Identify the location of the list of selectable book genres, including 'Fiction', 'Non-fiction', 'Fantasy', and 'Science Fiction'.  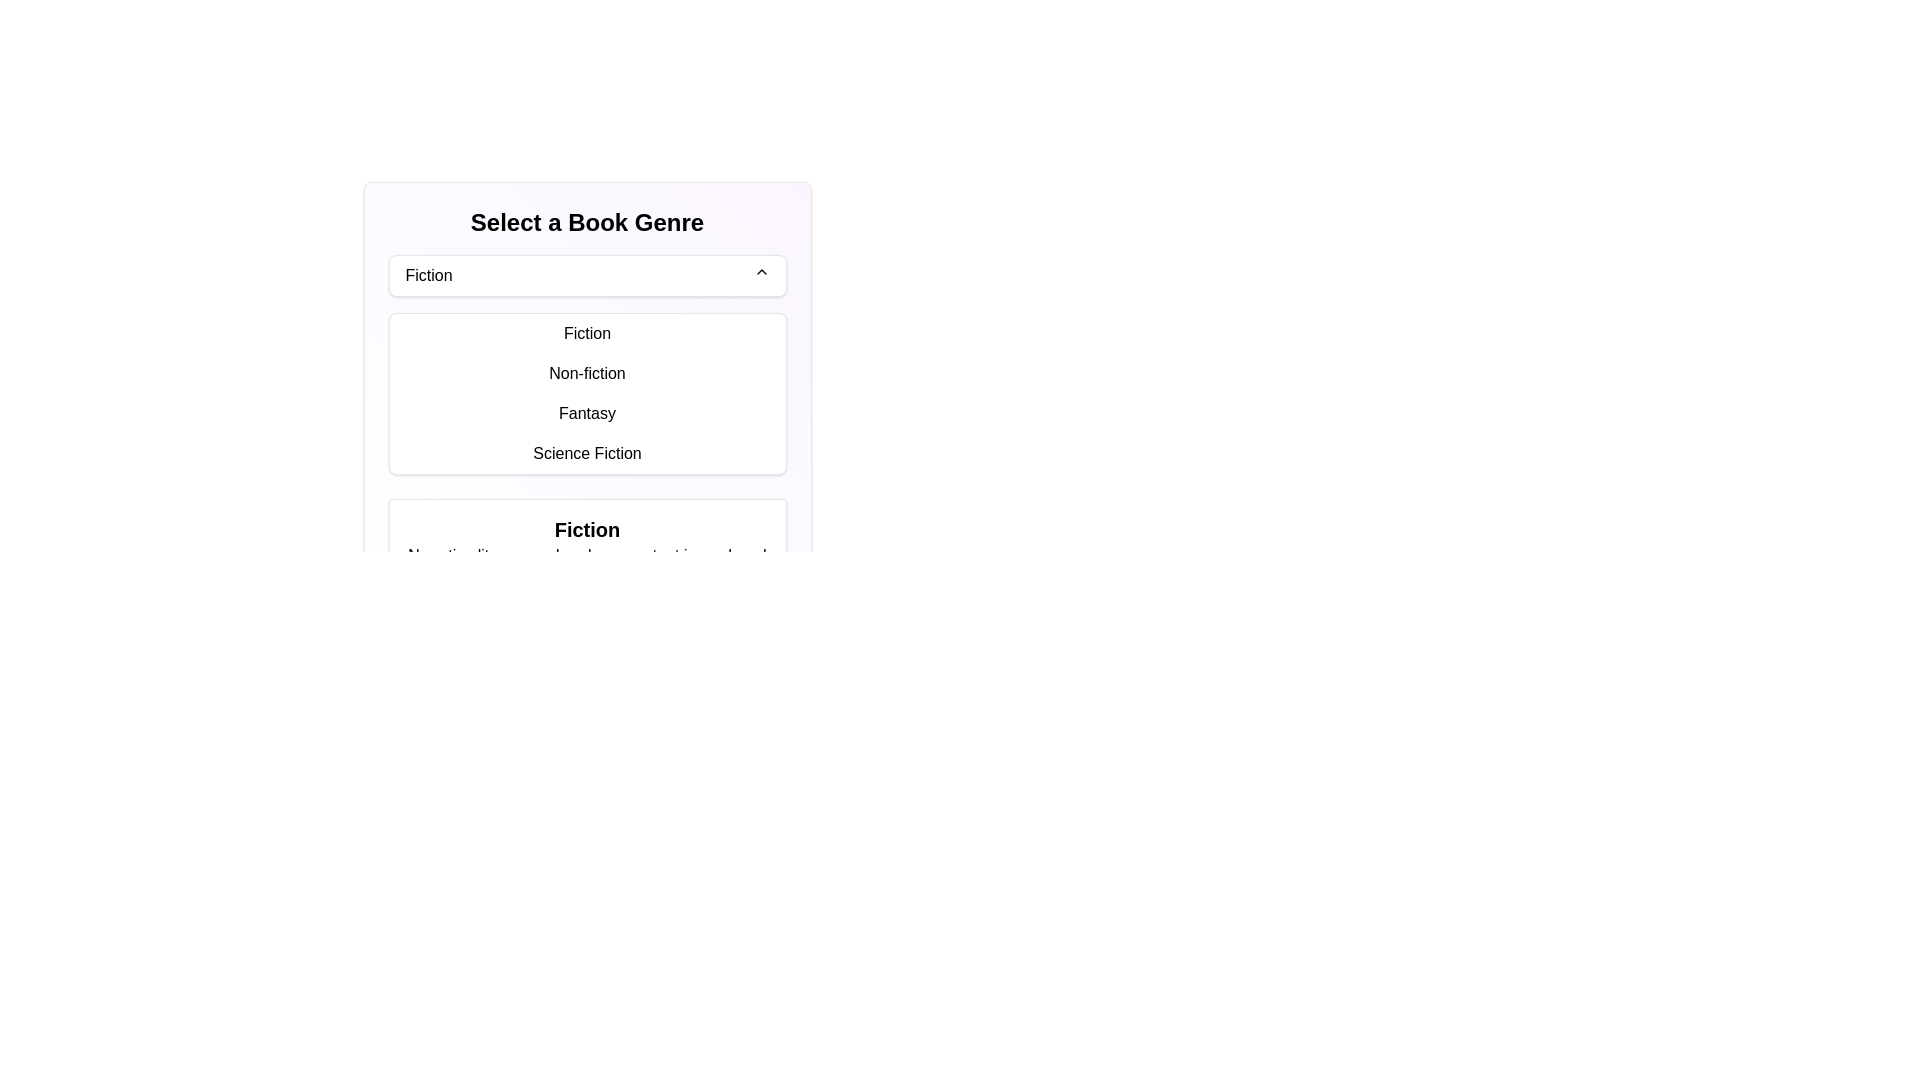
(586, 393).